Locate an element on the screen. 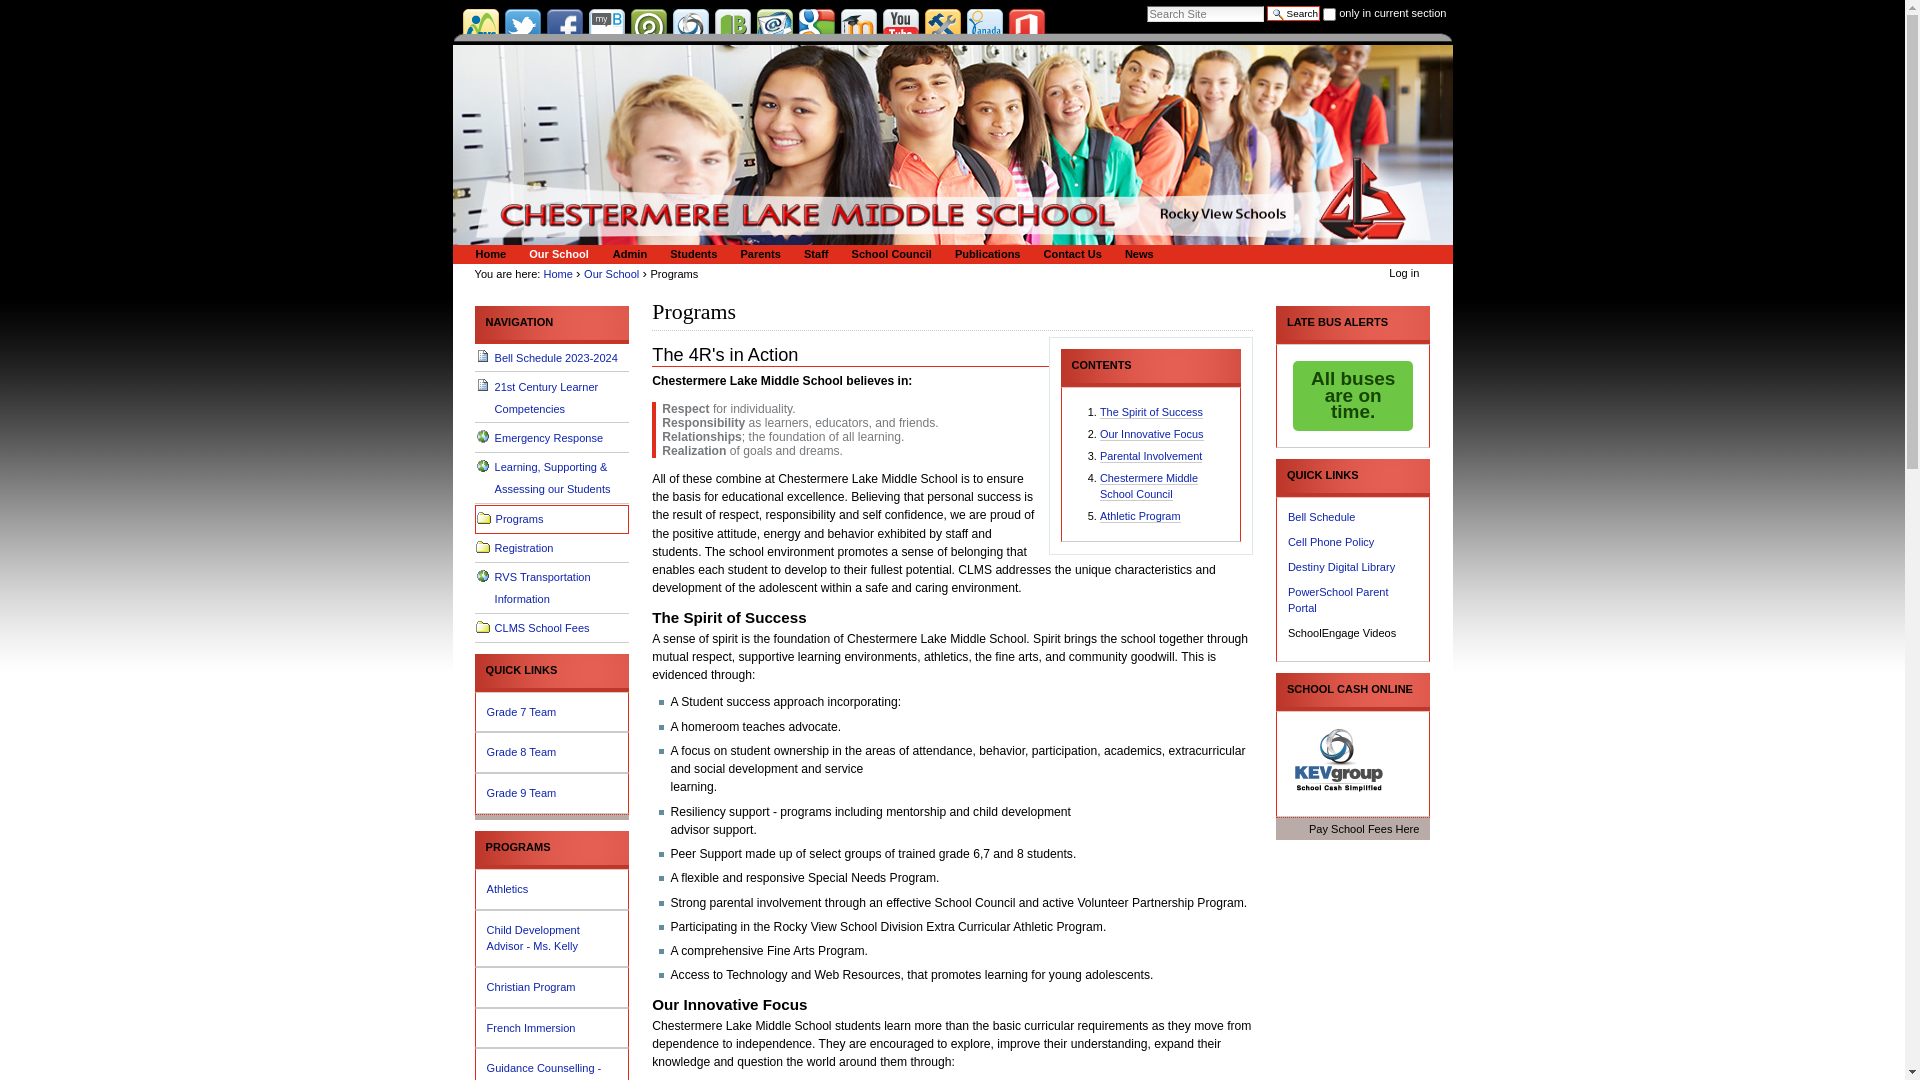  'Facebook' is located at coordinates (562, 26).